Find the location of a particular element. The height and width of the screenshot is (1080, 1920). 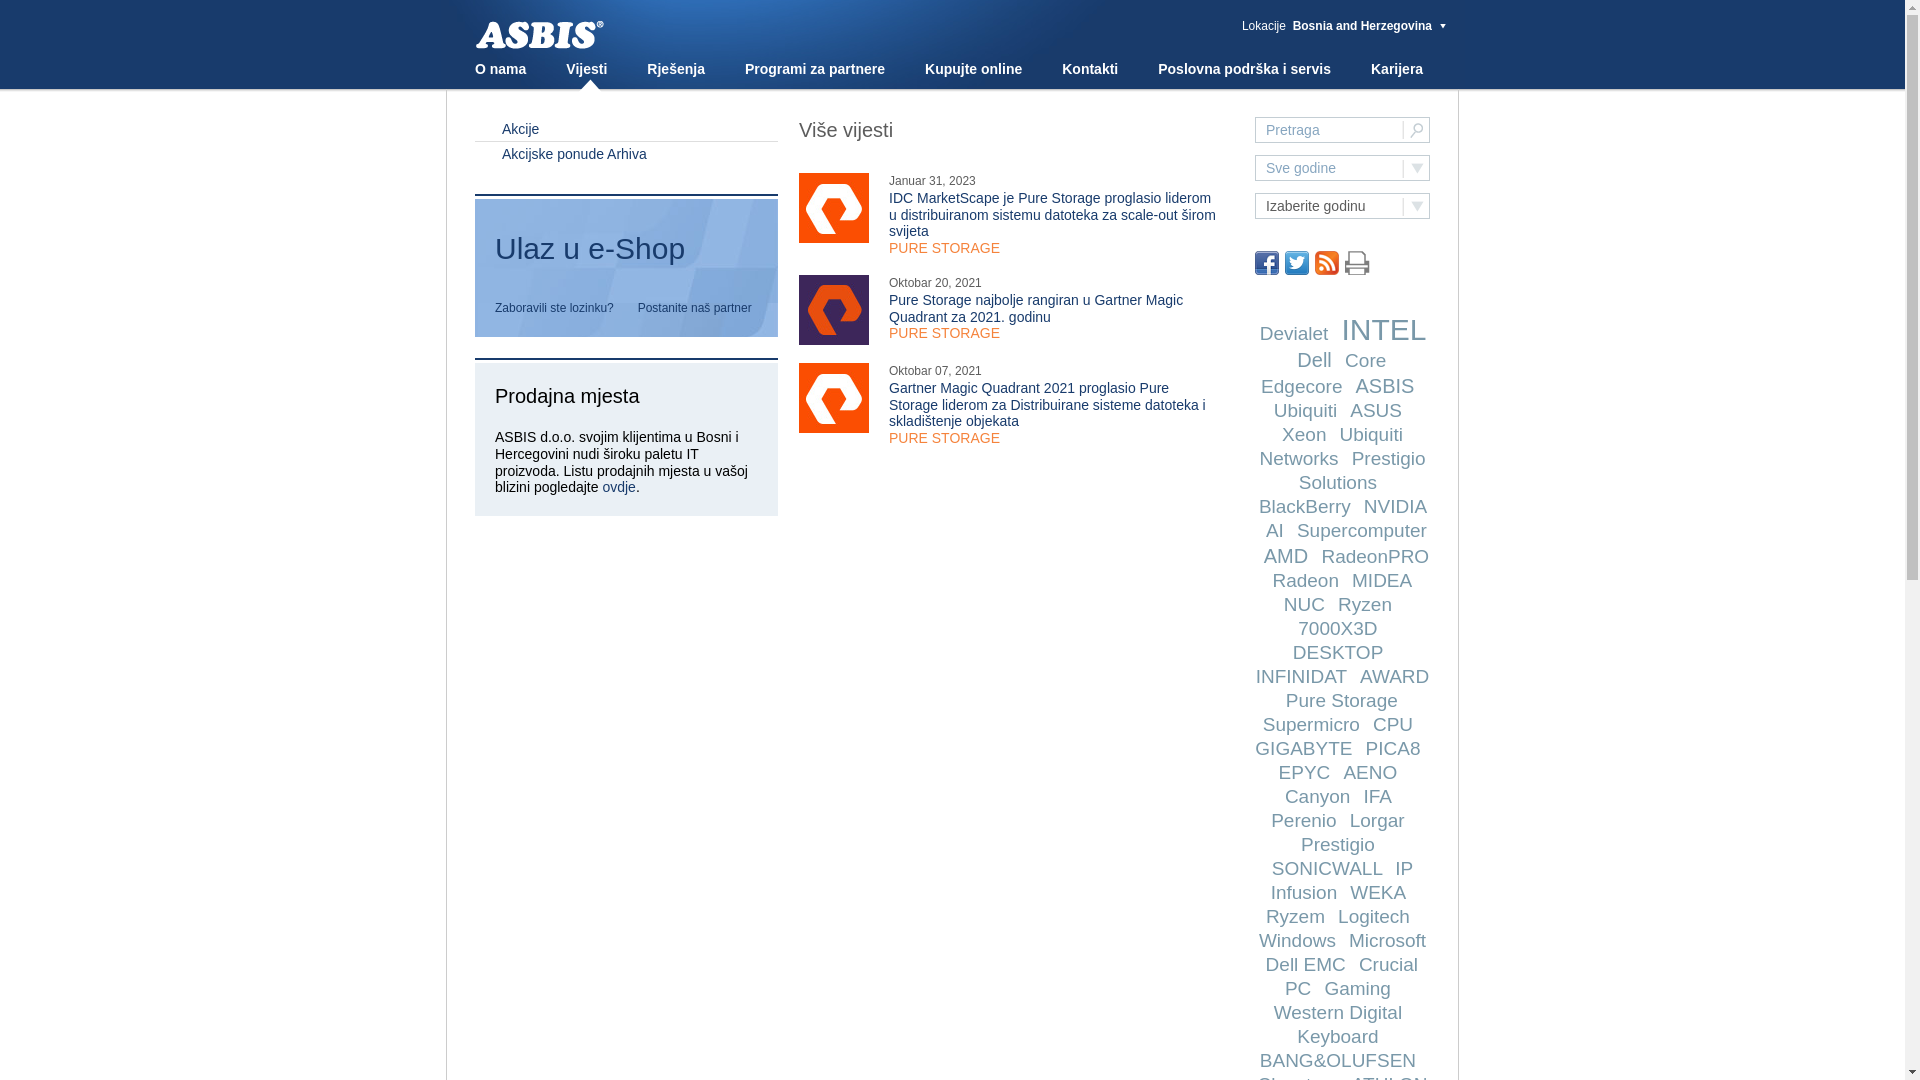

'AENO' is located at coordinates (1368, 771).